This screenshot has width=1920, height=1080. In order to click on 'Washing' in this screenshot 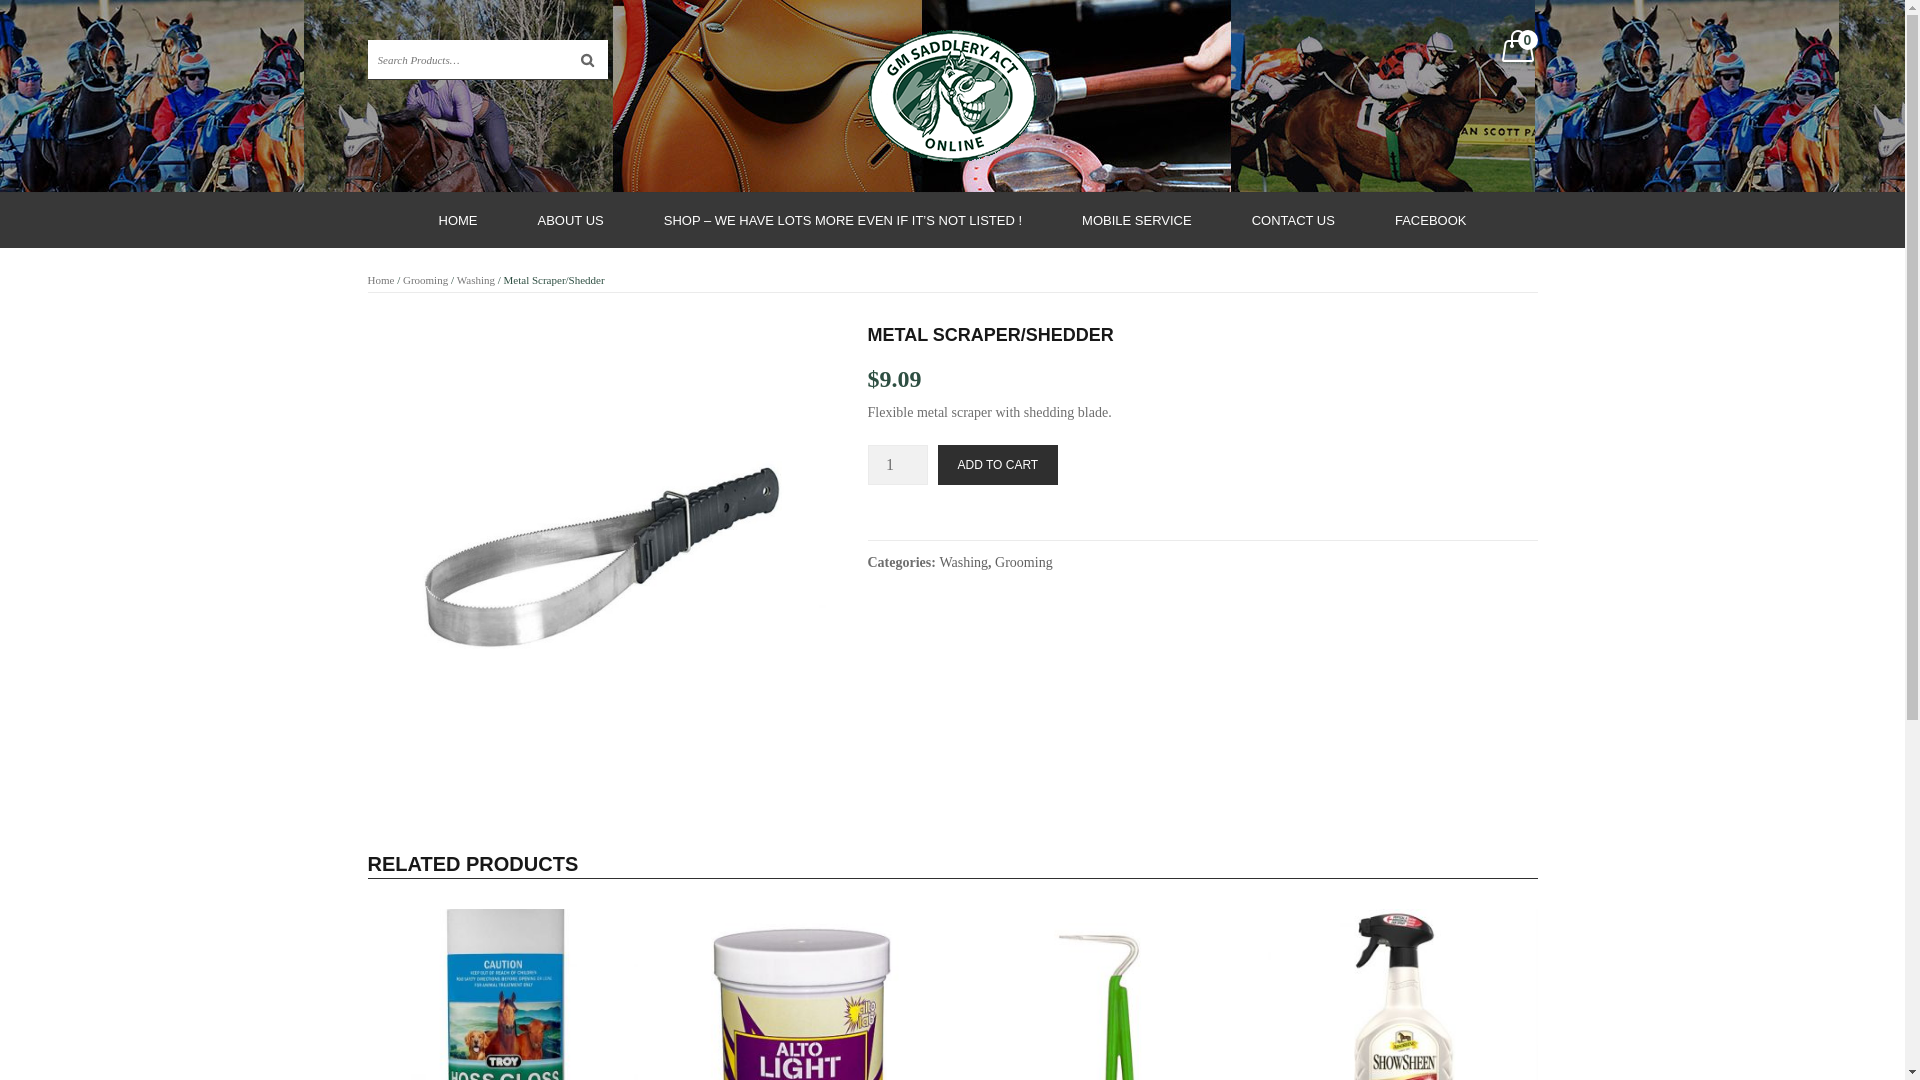, I will do `click(474, 280)`.